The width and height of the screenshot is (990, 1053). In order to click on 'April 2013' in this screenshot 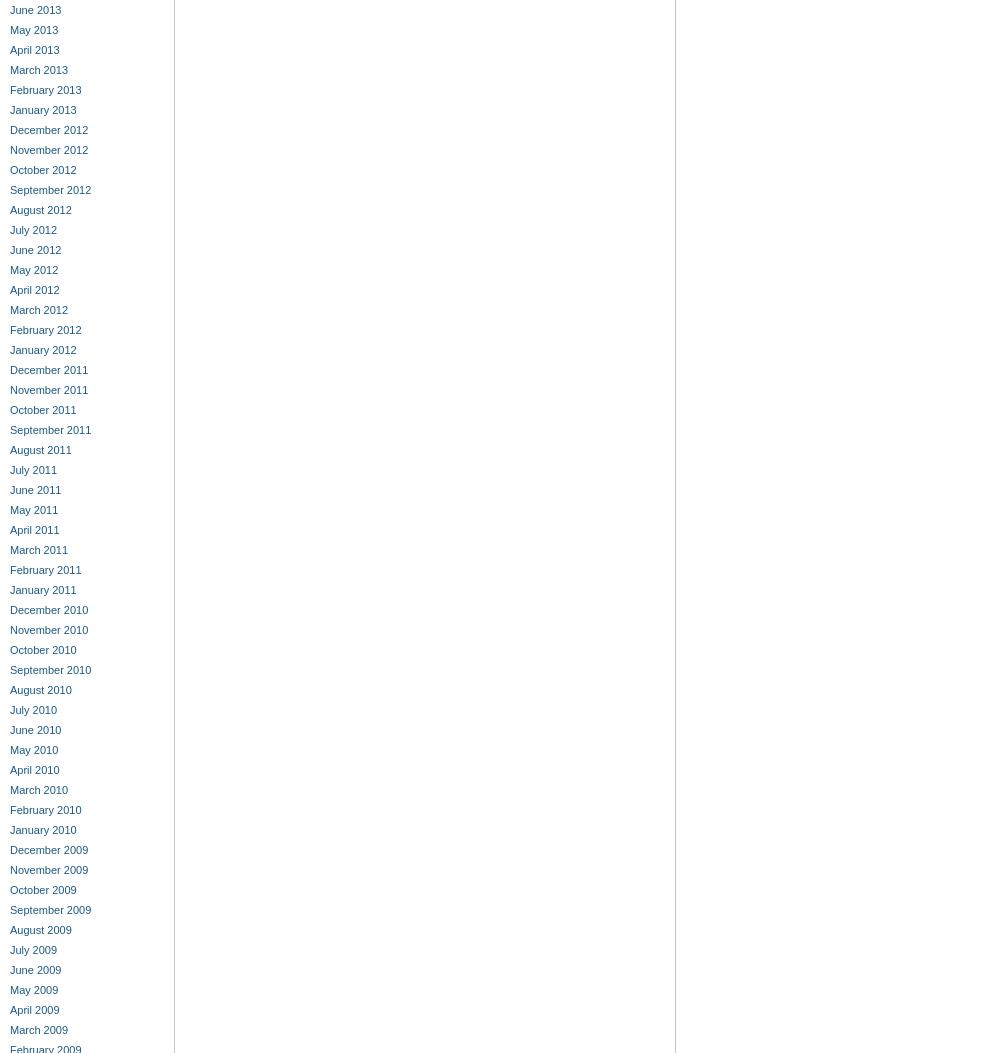, I will do `click(8, 49)`.